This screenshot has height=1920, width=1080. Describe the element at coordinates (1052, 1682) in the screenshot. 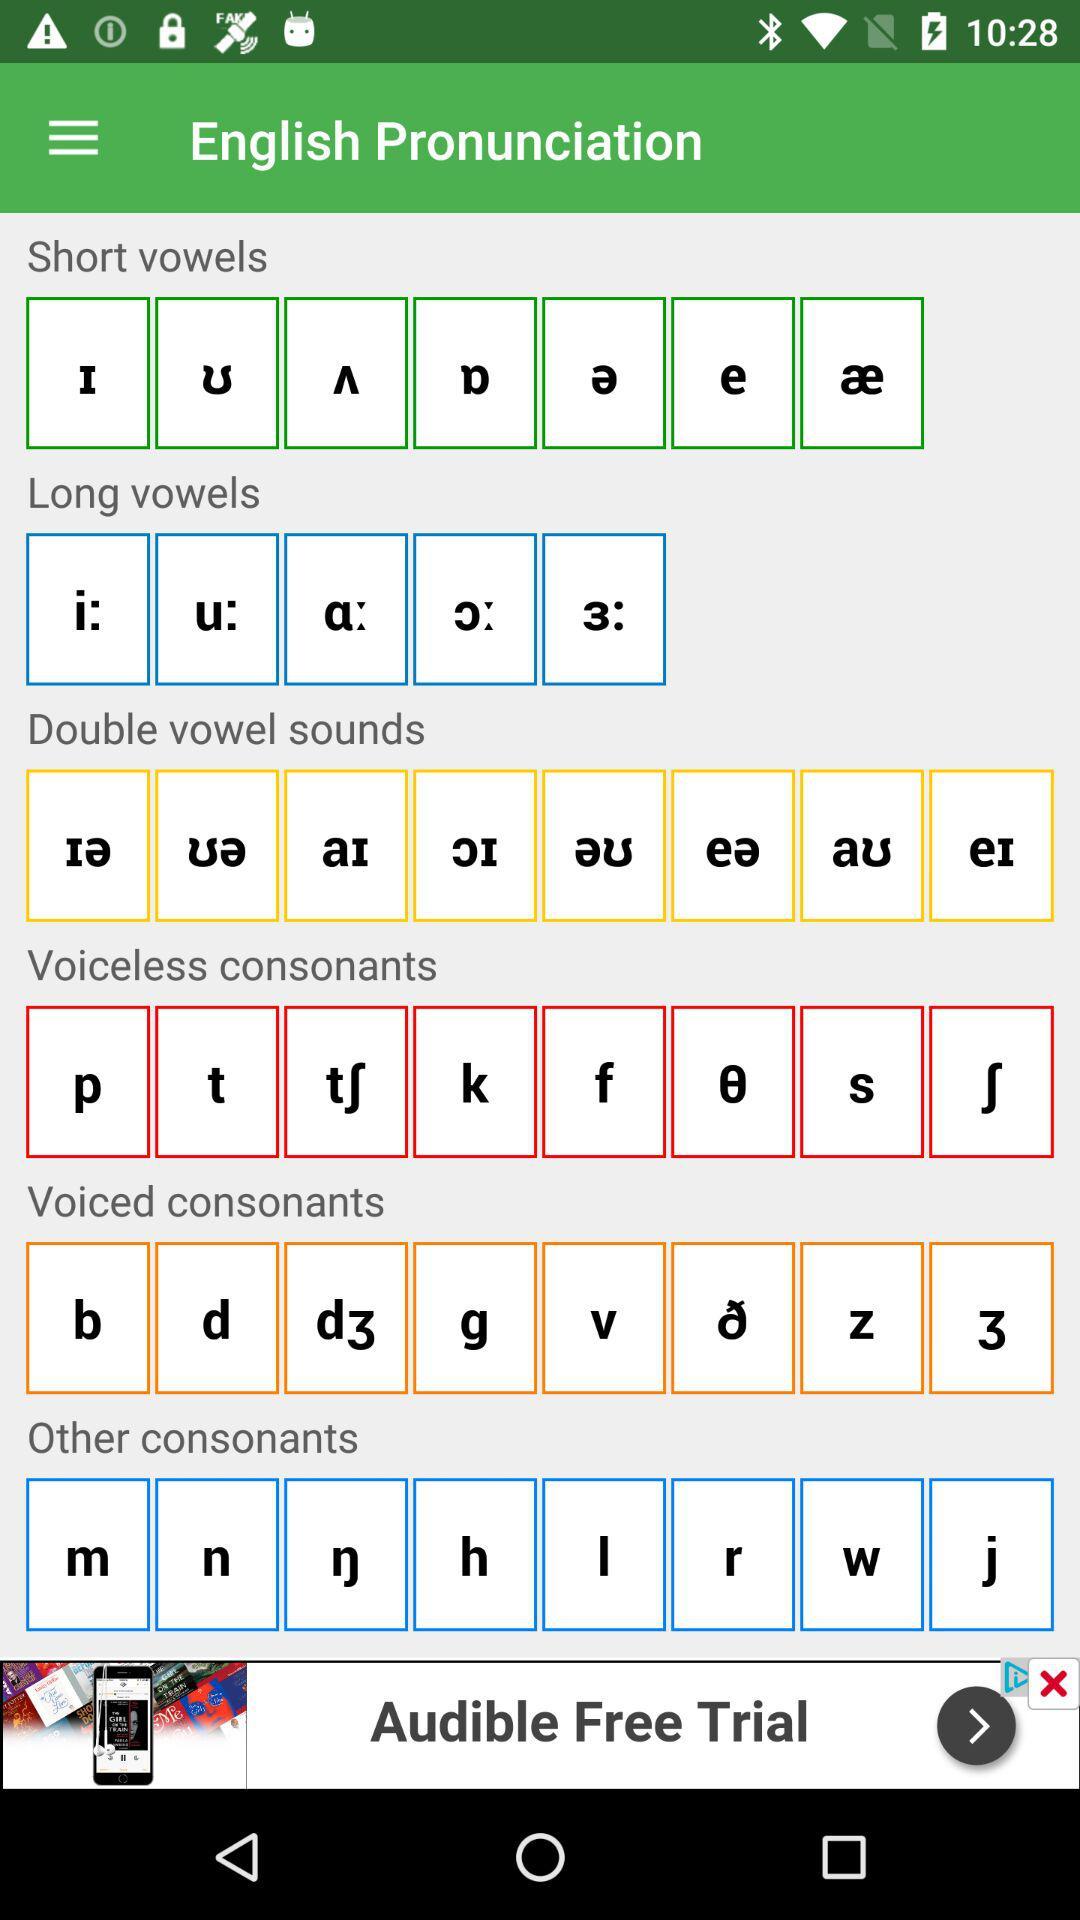

I see `go back` at that location.